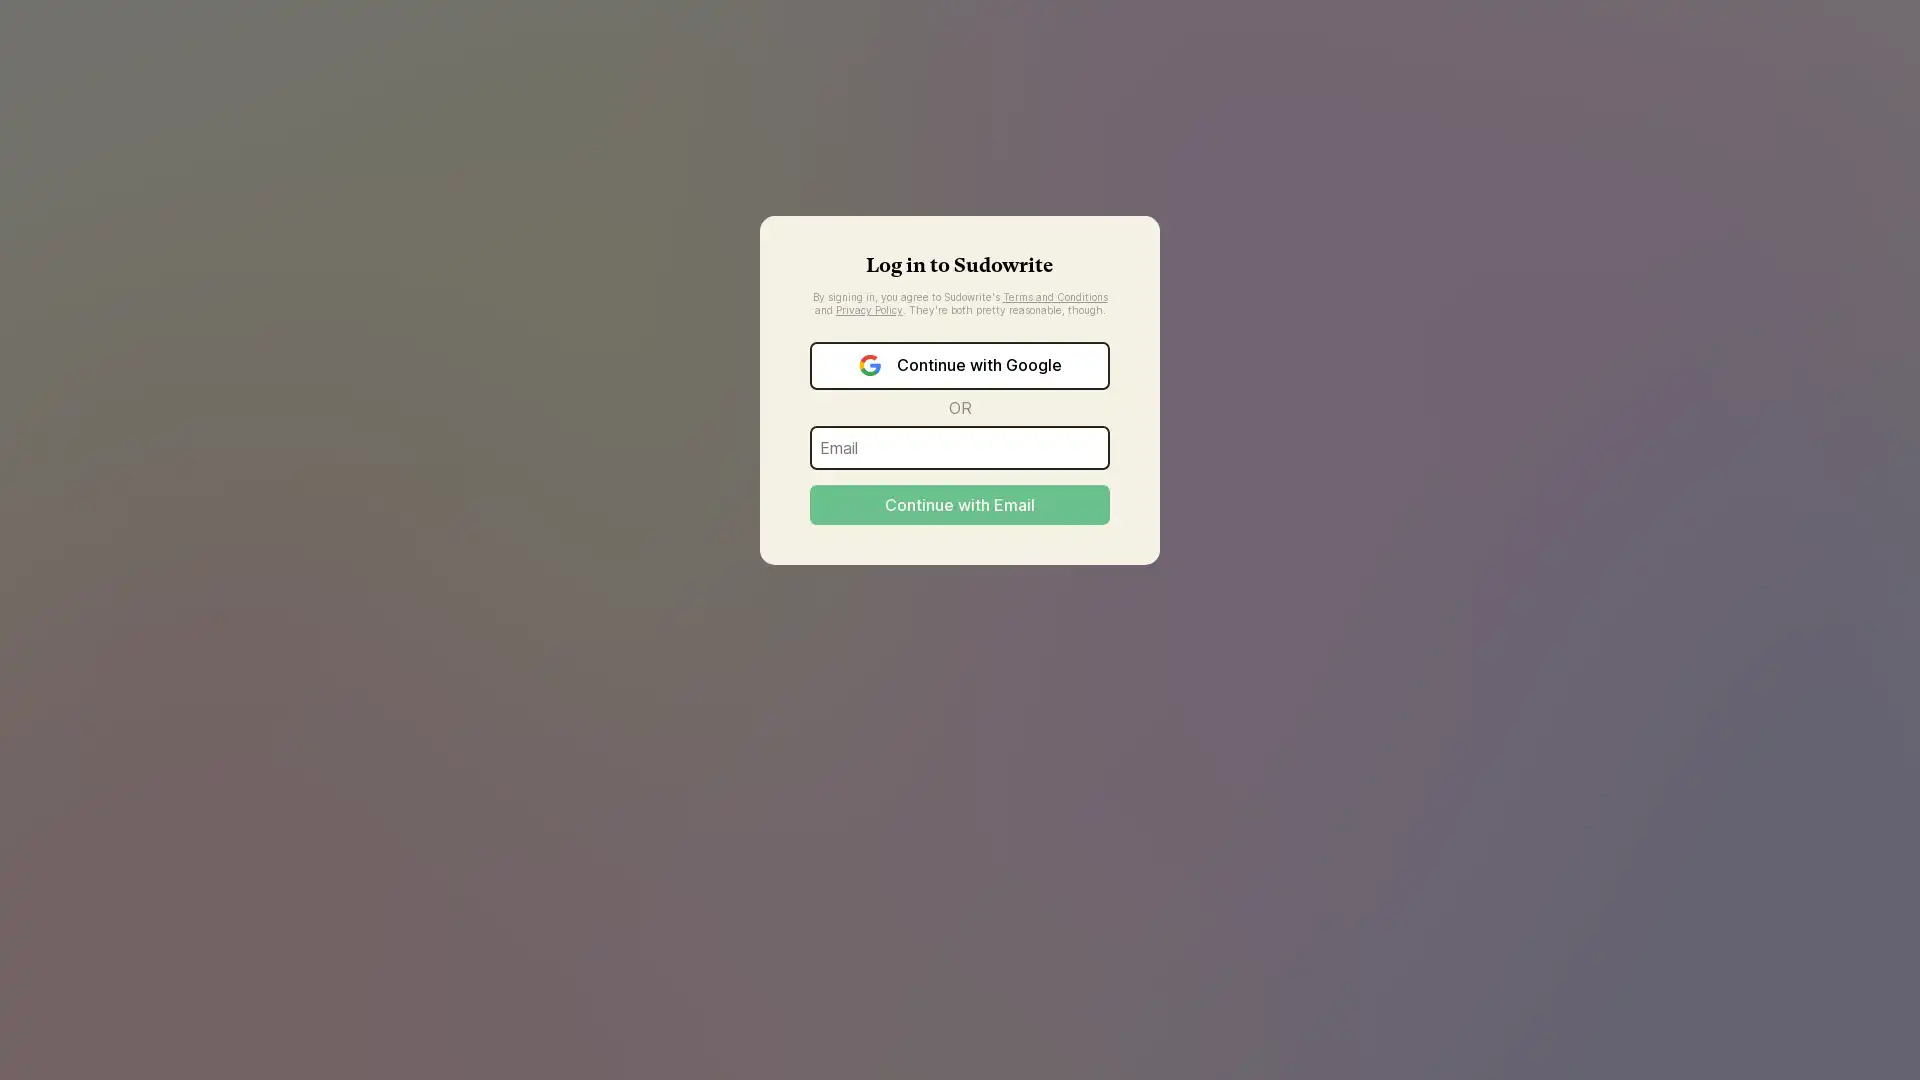 The height and width of the screenshot is (1080, 1920). What do you see at coordinates (960, 365) in the screenshot?
I see `Continue with Google` at bounding box center [960, 365].